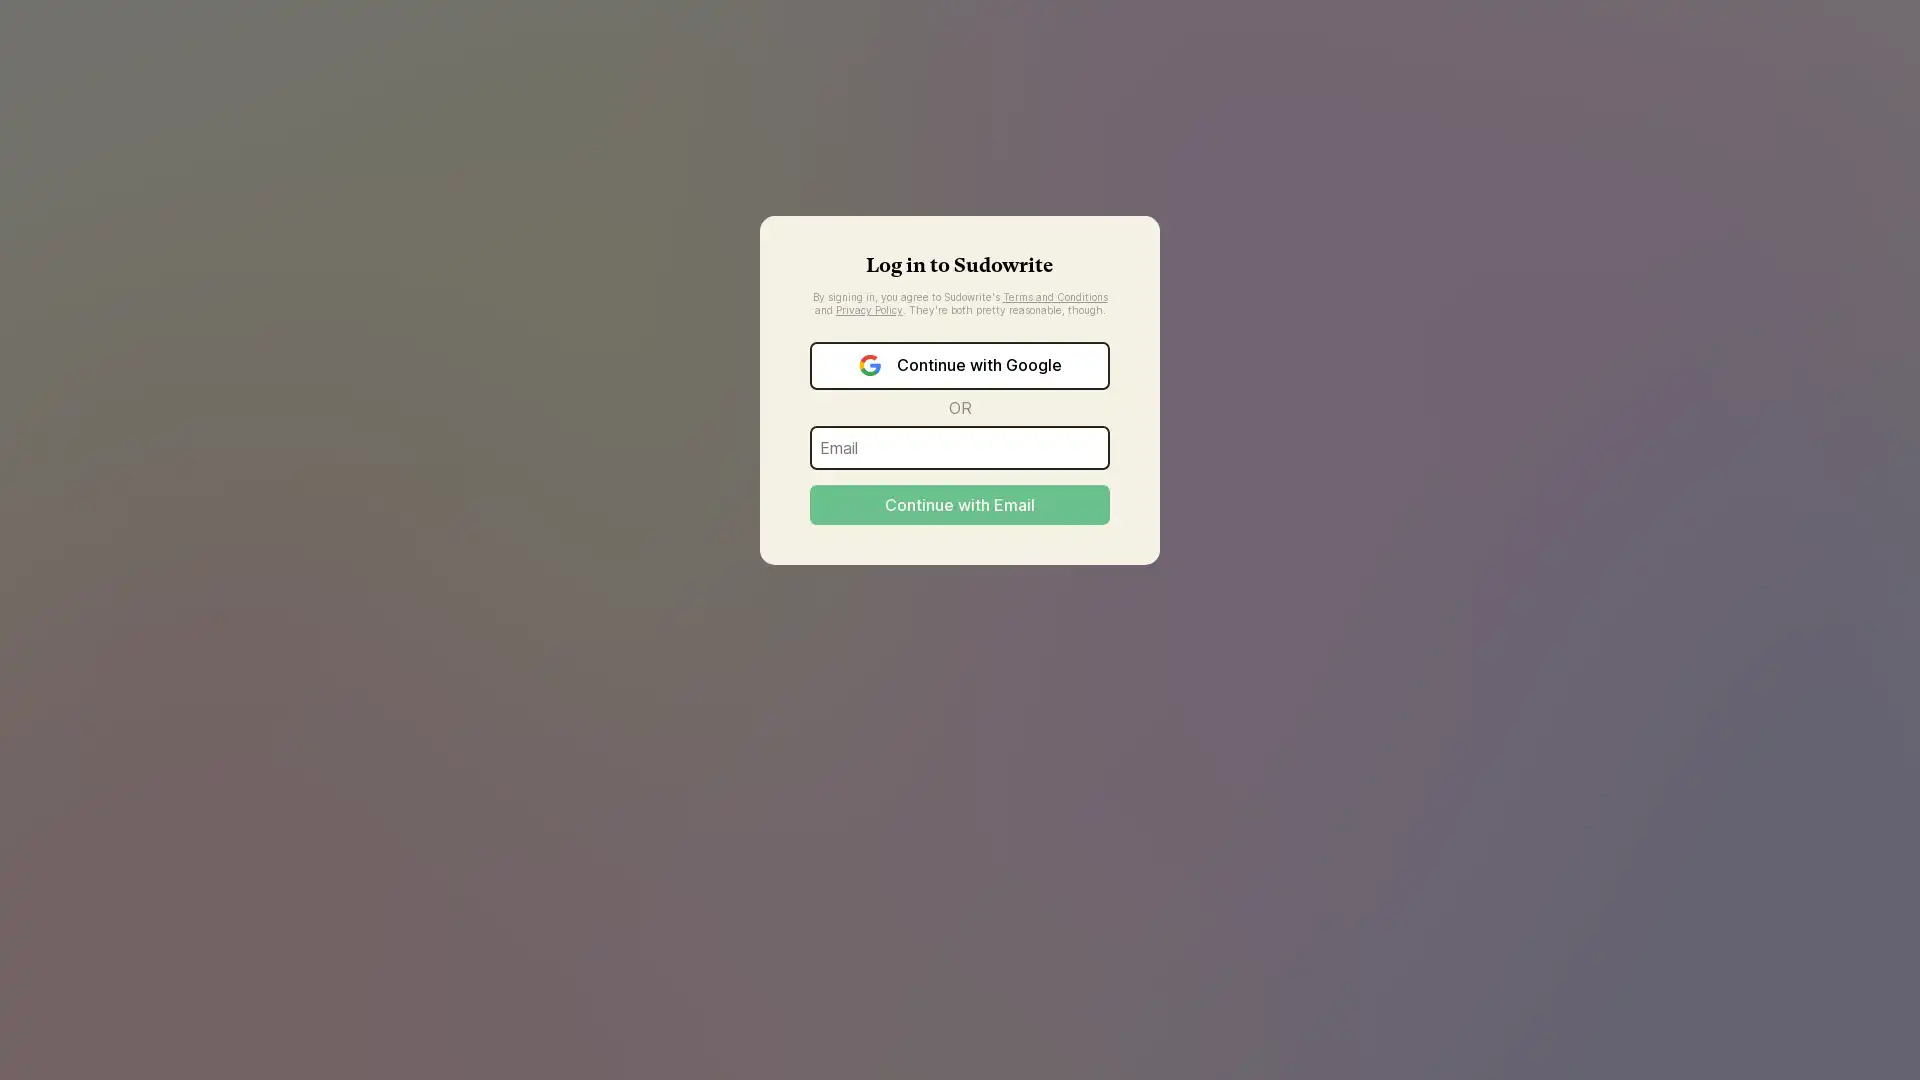 The height and width of the screenshot is (1080, 1920). What do you see at coordinates (960, 365) in the screenshot?
I see `Continue with Google` at bounding box center [960, 365].